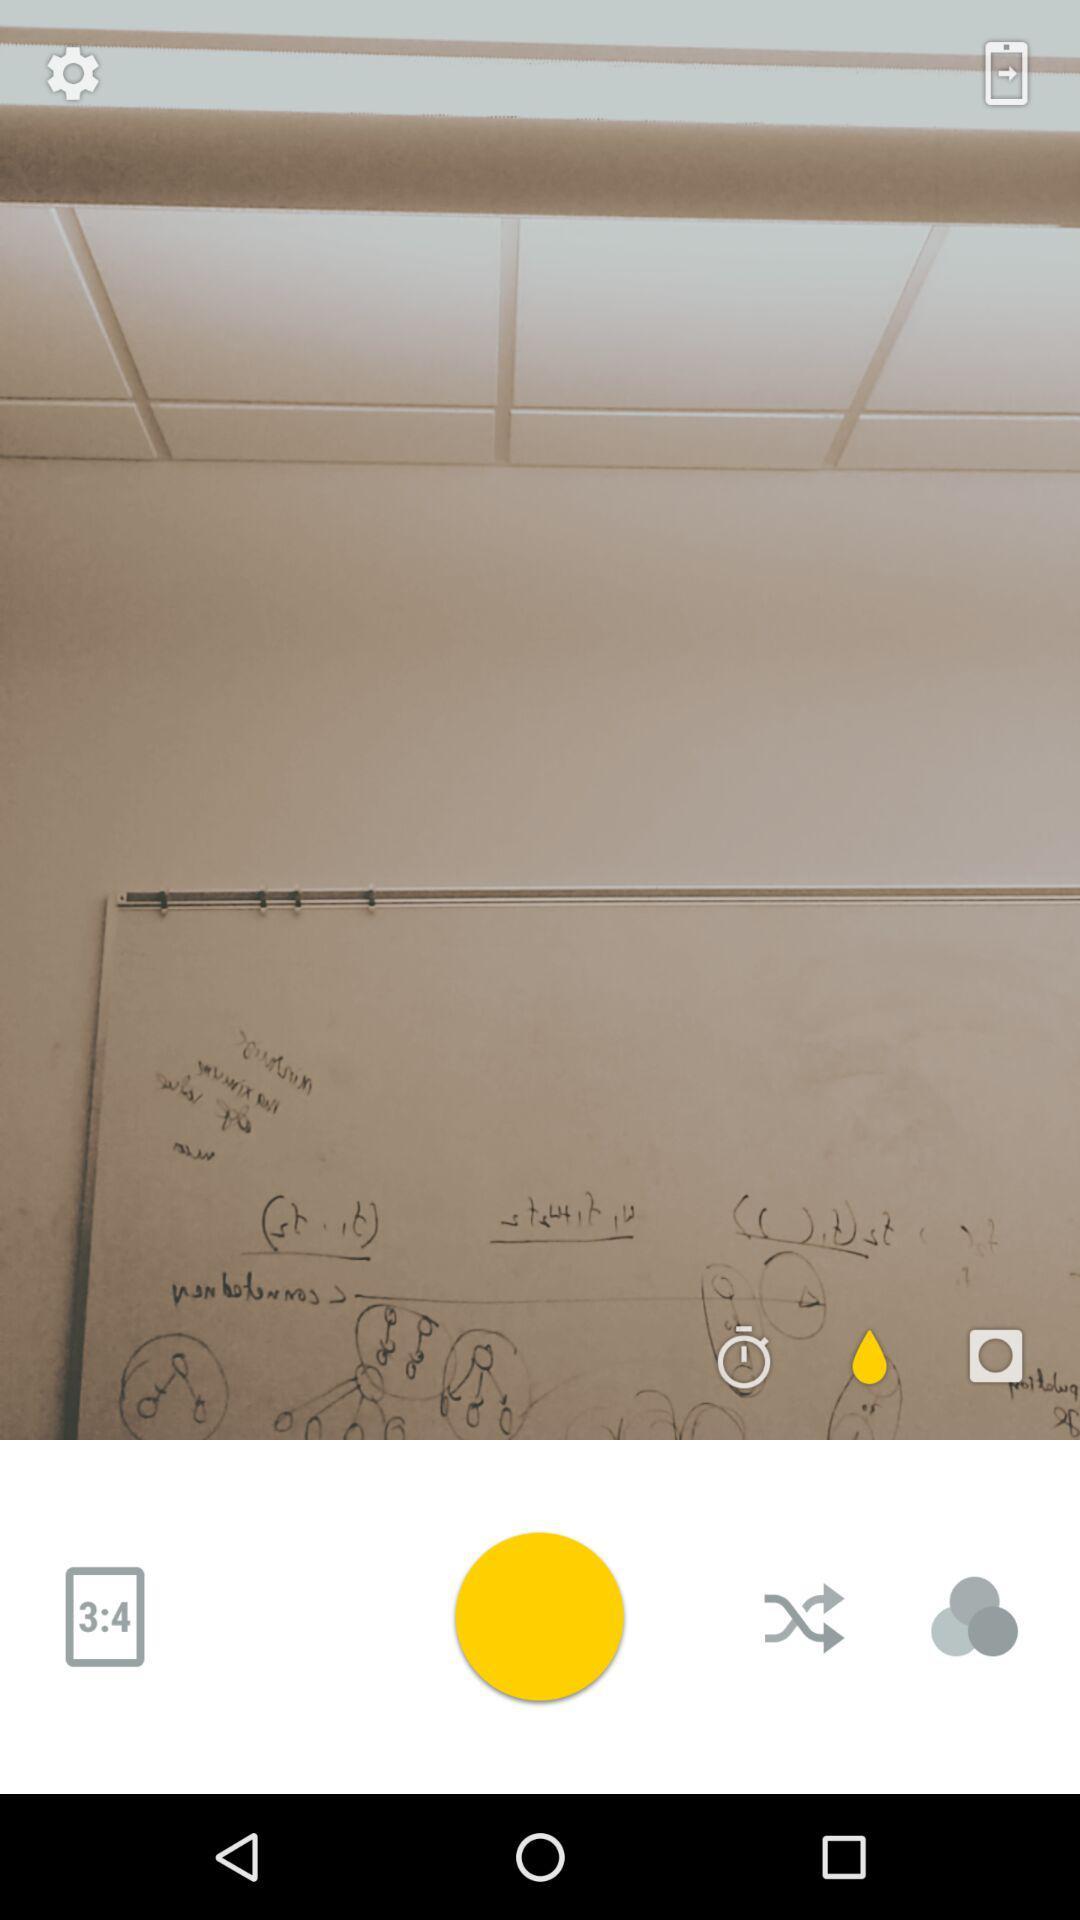  I want to click on the play butten, so click(538, 1616).